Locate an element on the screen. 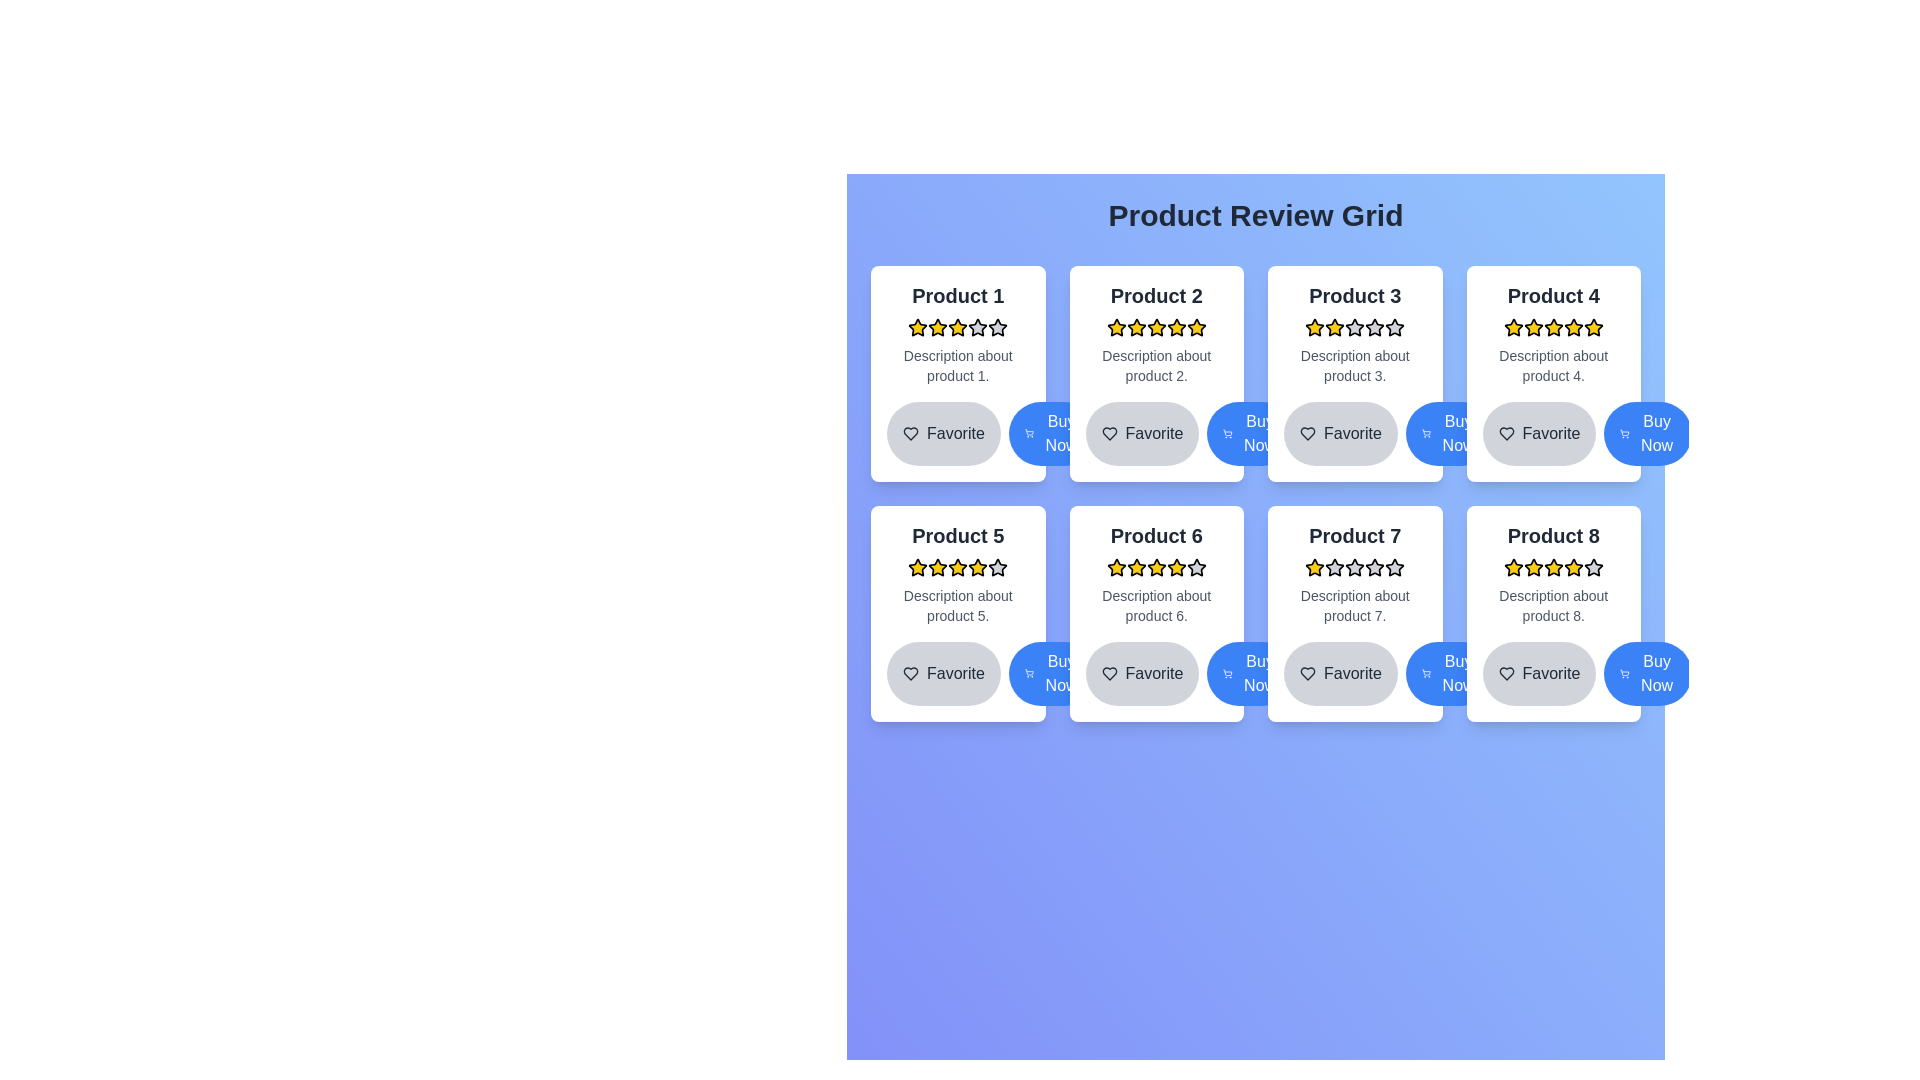  the first star rating icon for Product 5, which serves as a visual indicator for user feedback in the product card is located at coordinates (917, 567).